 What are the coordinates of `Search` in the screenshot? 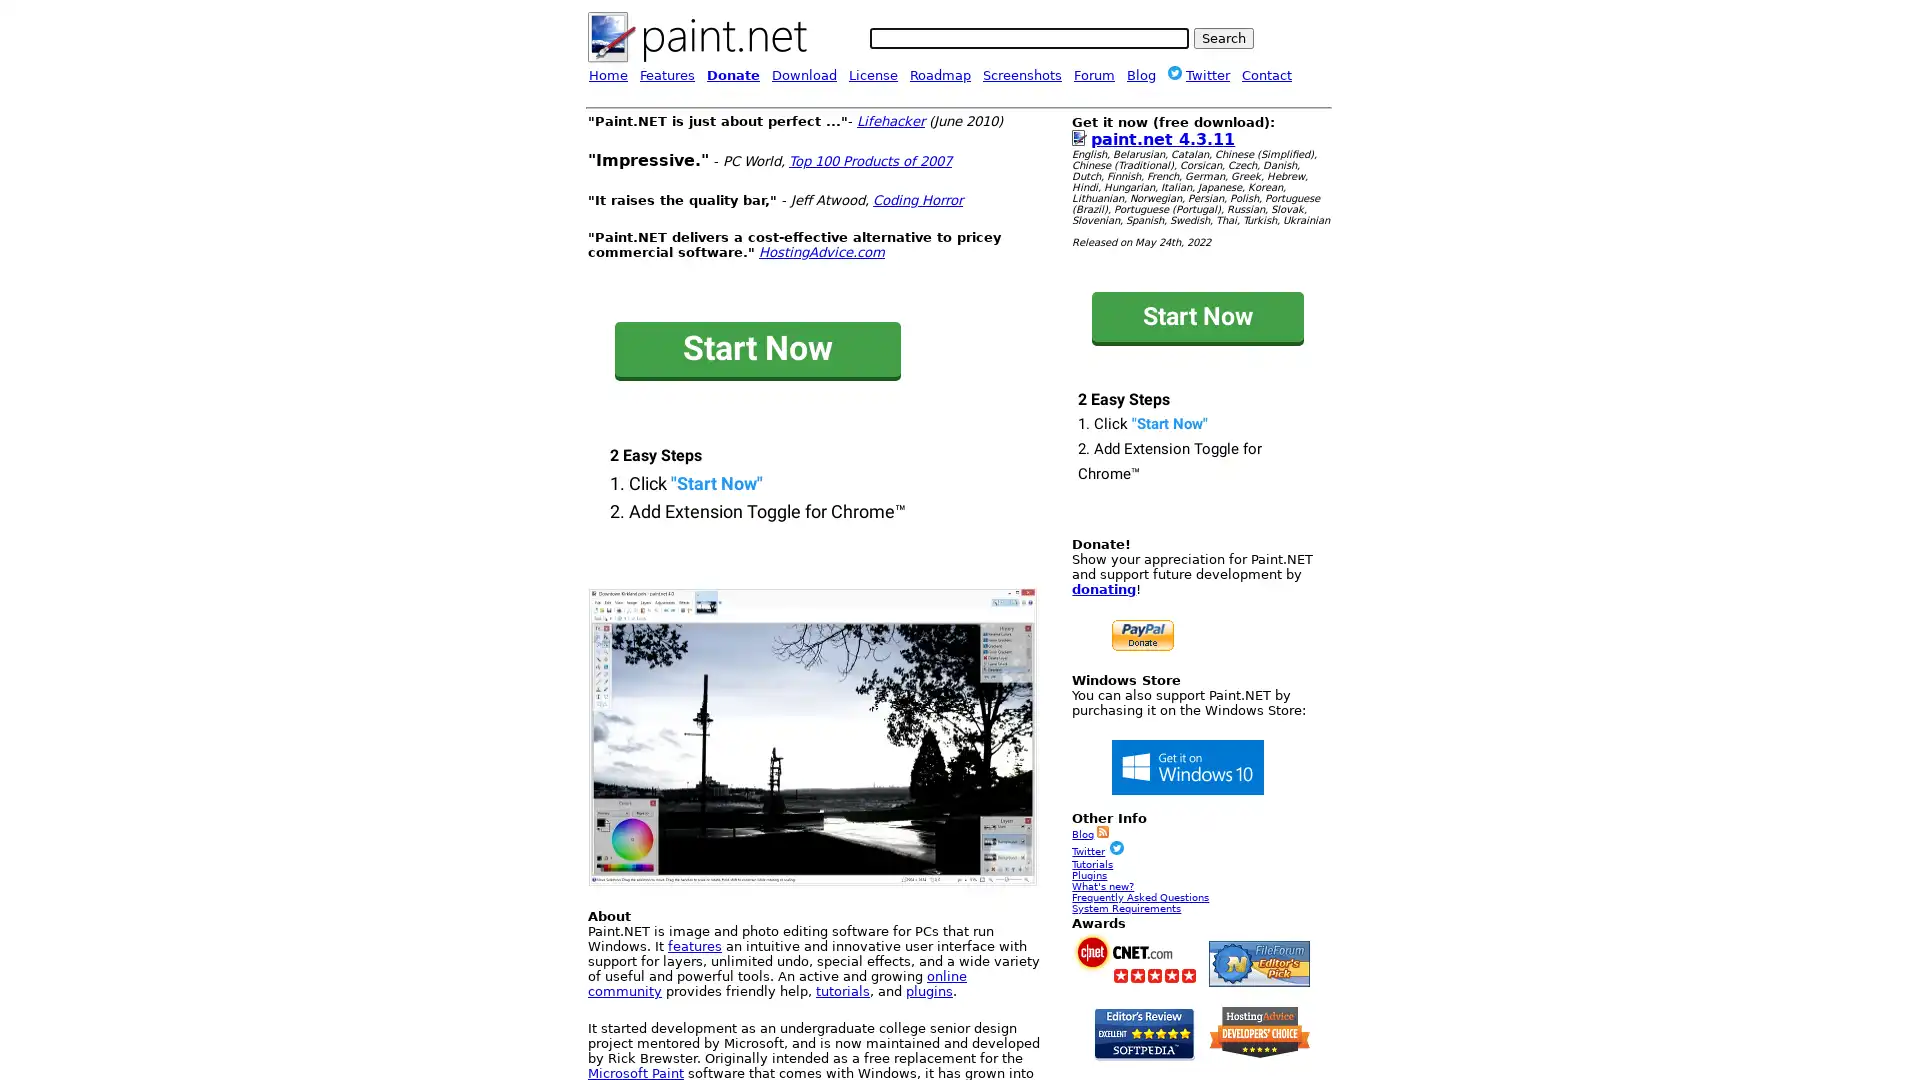 It's located at (1223, 38).